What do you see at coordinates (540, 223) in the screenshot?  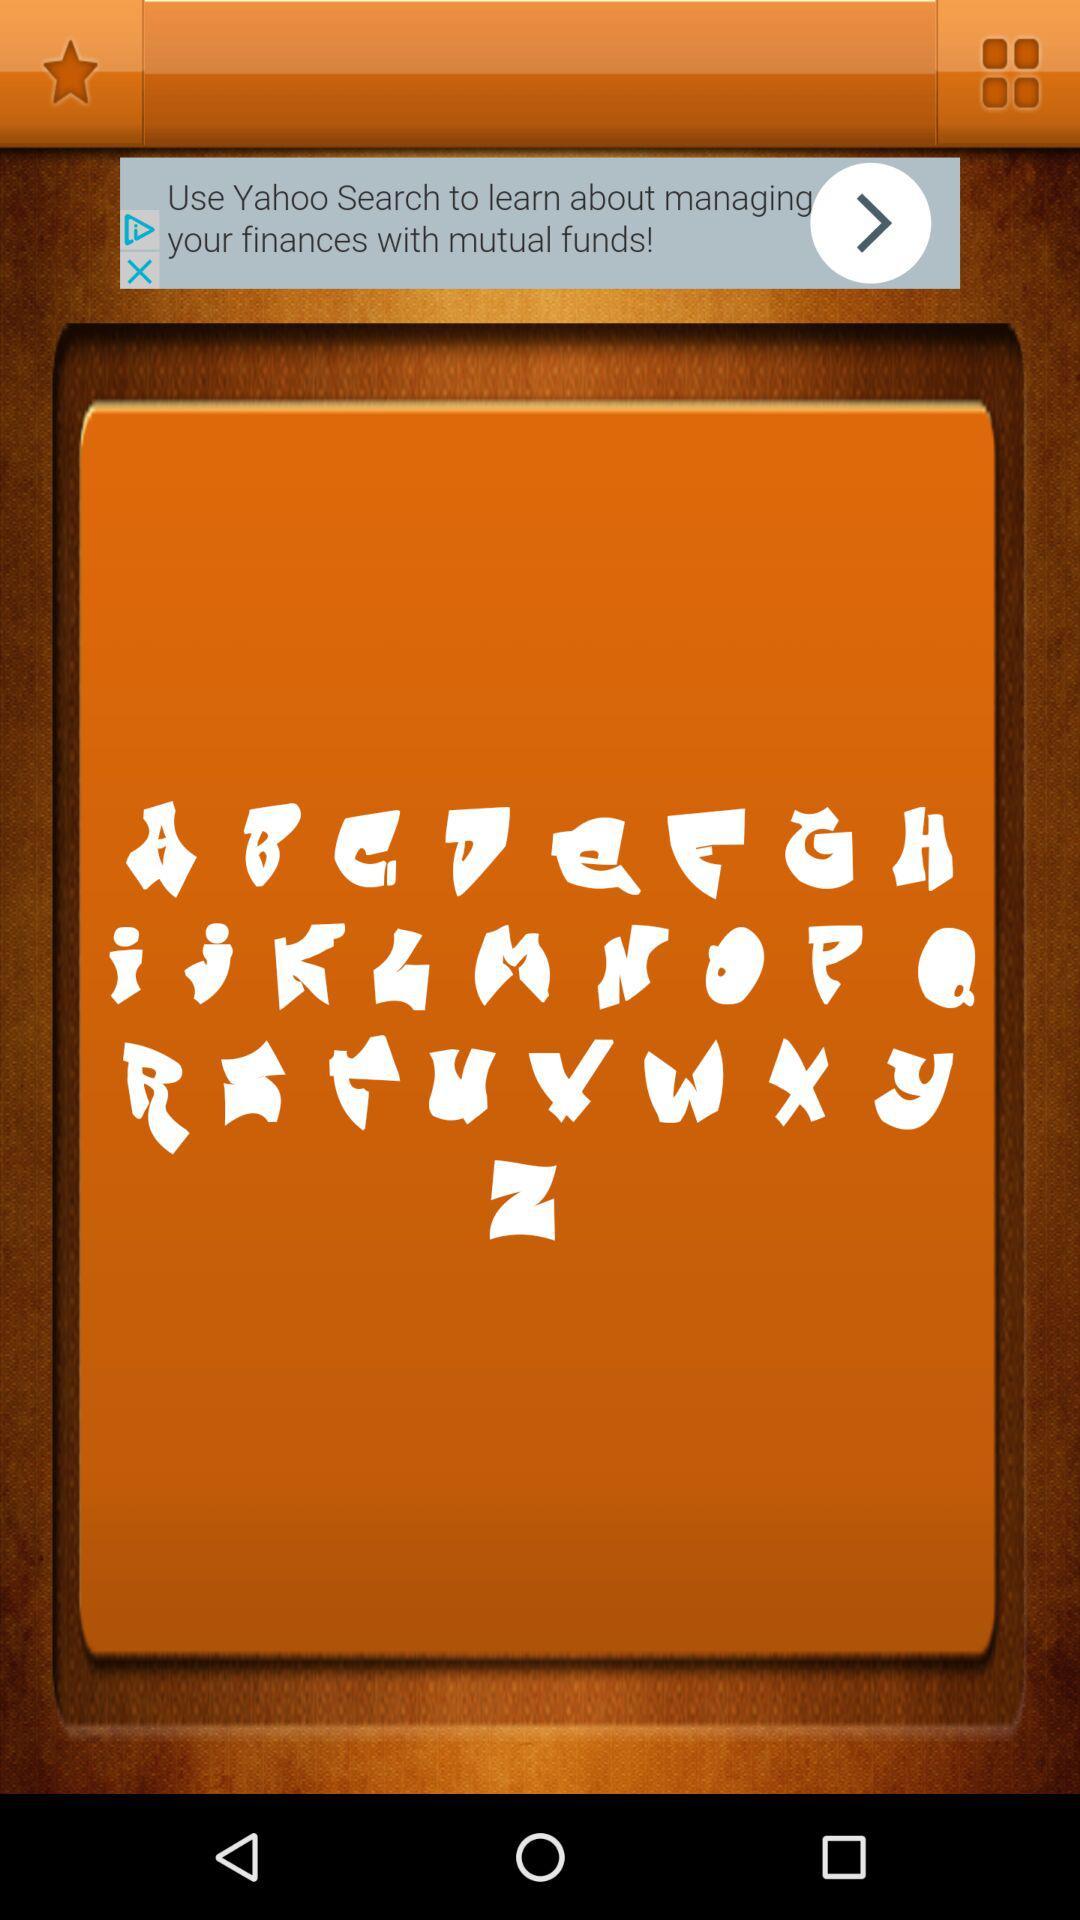 I see `advertisement` at bounding box center [540, 223].